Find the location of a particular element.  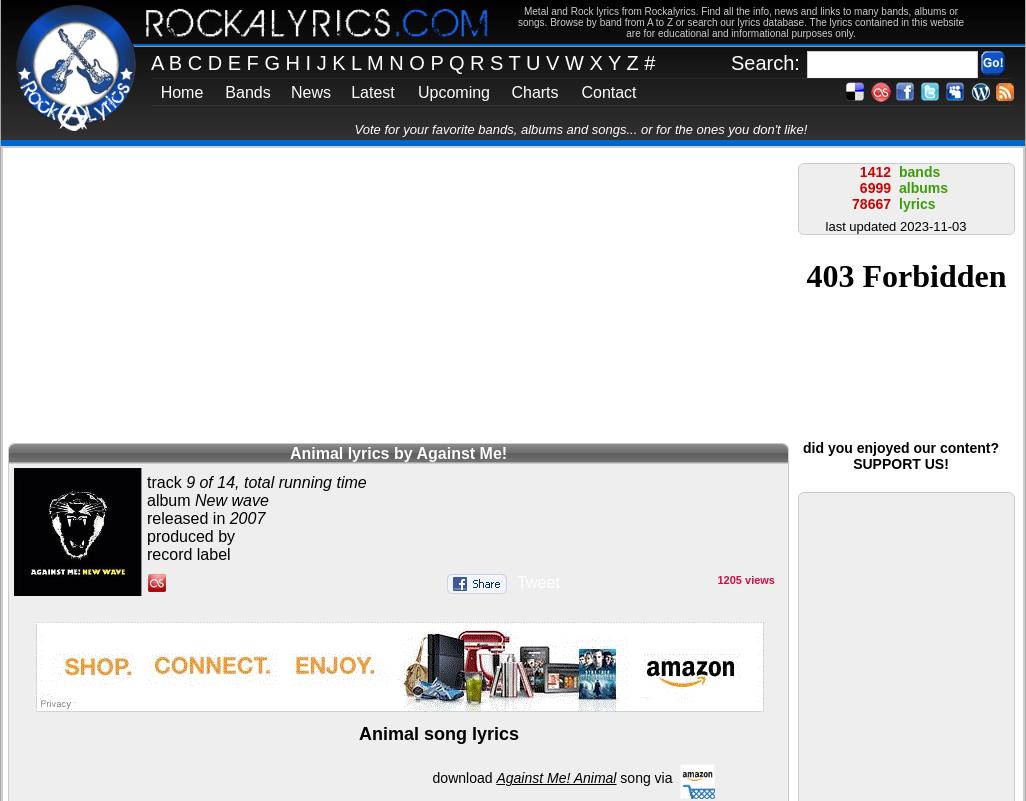

'N' is located at coordinates (398, 62).